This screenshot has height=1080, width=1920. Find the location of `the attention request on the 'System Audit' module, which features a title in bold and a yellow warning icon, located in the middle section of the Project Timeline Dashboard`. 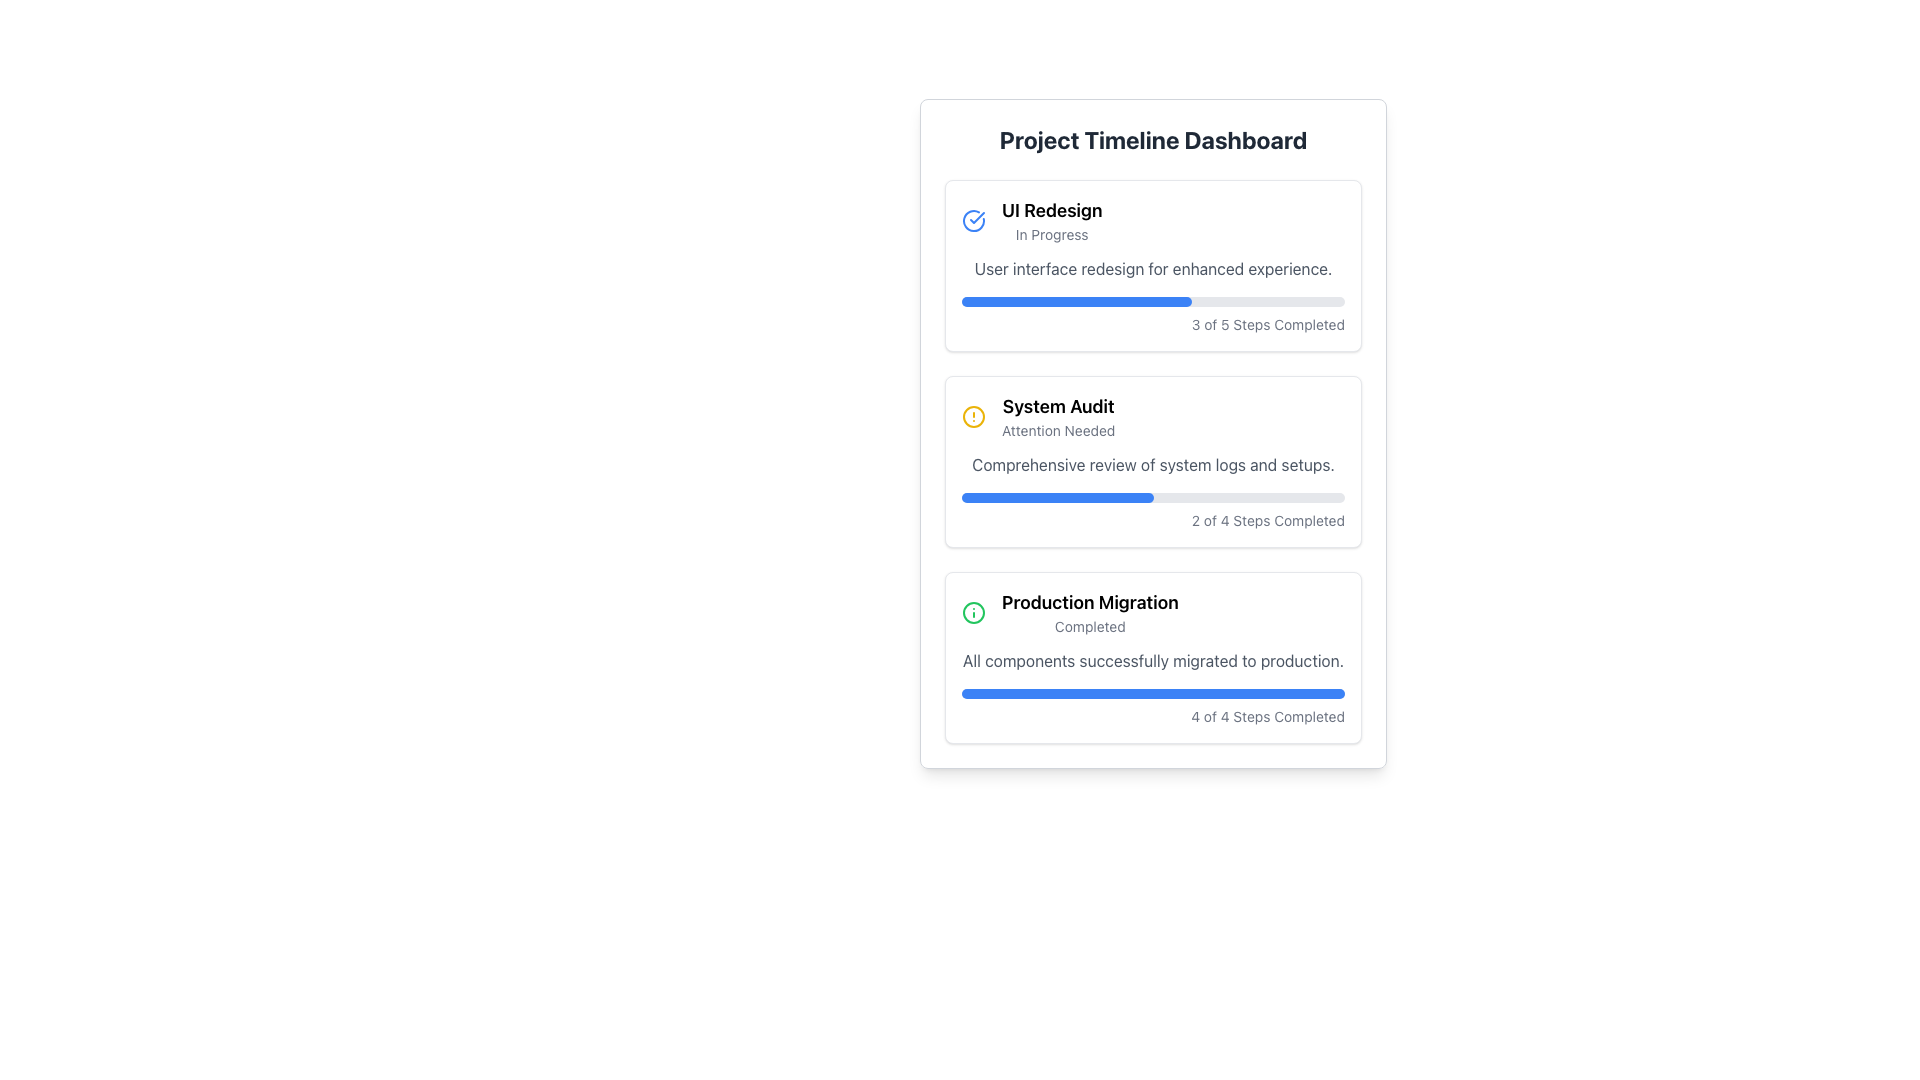

the attention request on the 'System Audit' module, which features a title in bold and a yellow warning icon, located in the middle section of the Project Timeline Dashboard is located at coordinates (1153, 462).